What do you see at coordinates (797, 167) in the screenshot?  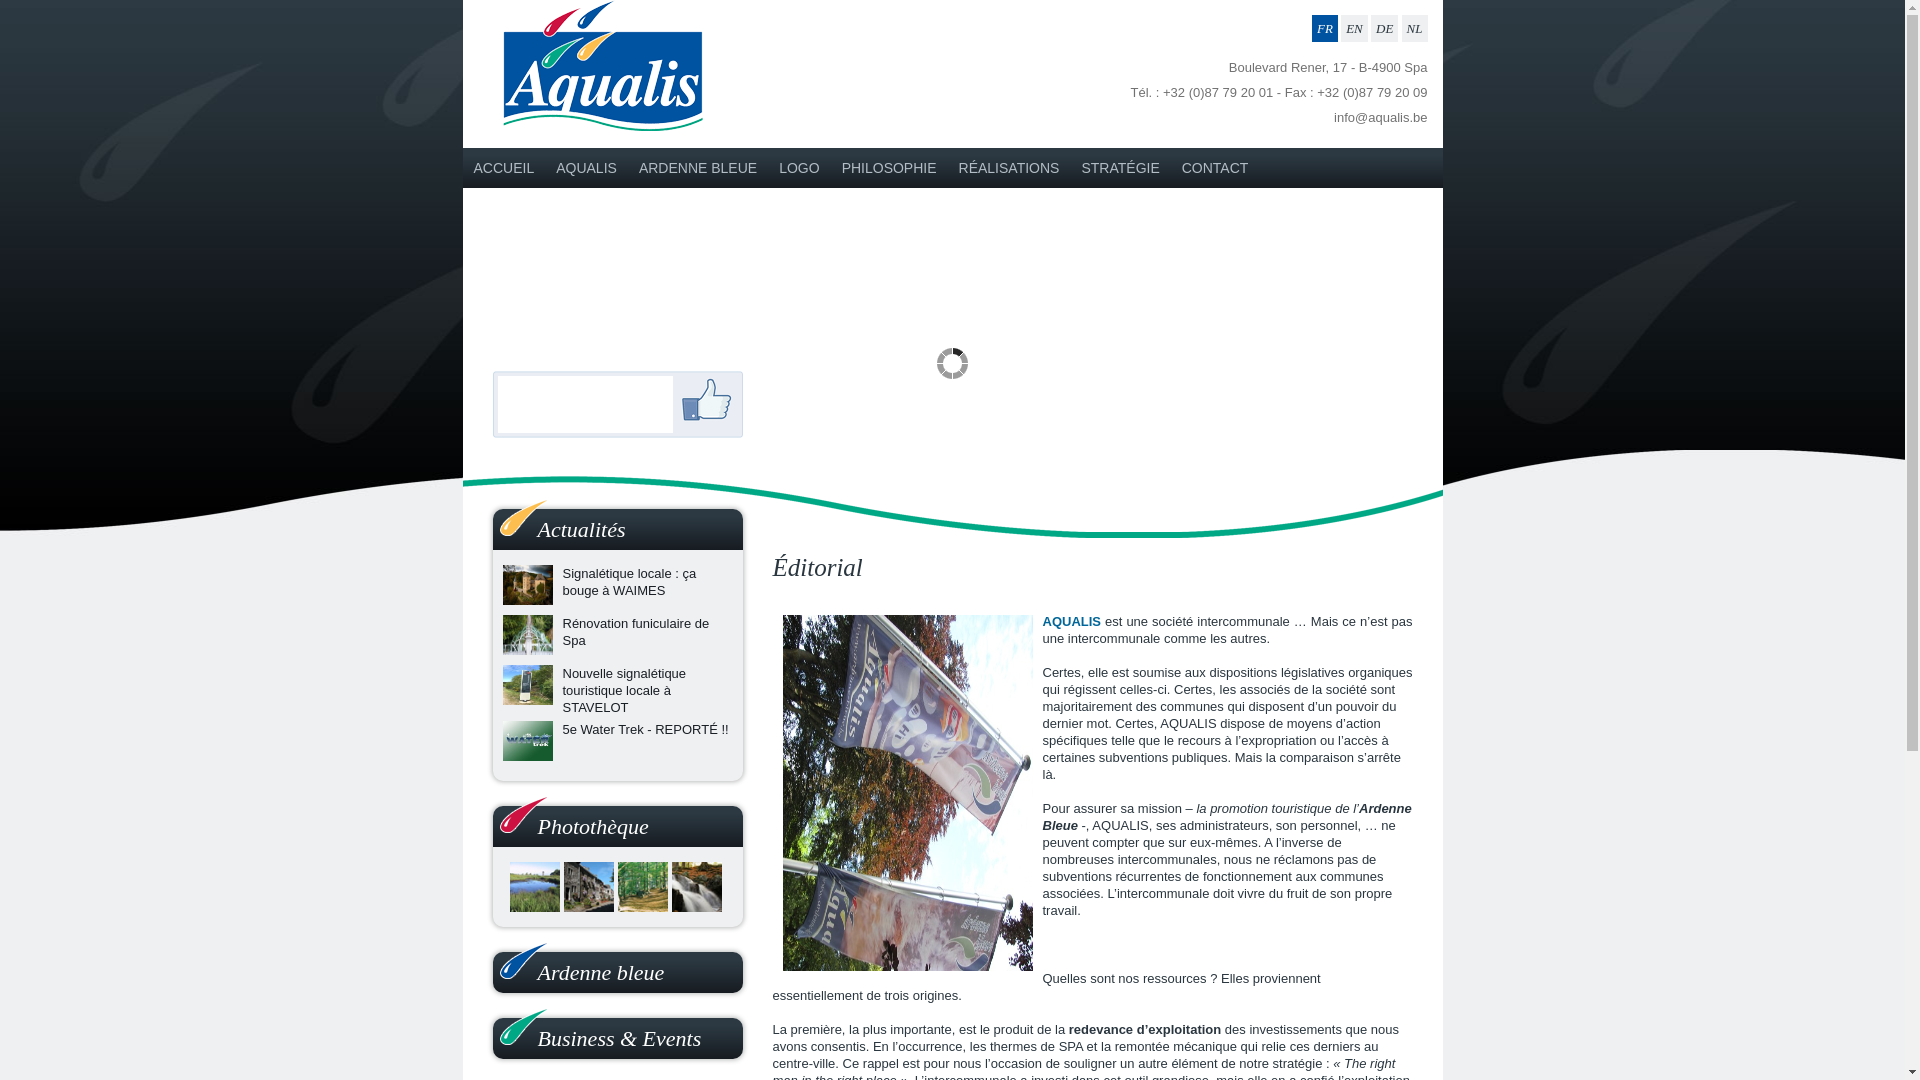 I see `'LOGO'` at bounding box center [797, 167].